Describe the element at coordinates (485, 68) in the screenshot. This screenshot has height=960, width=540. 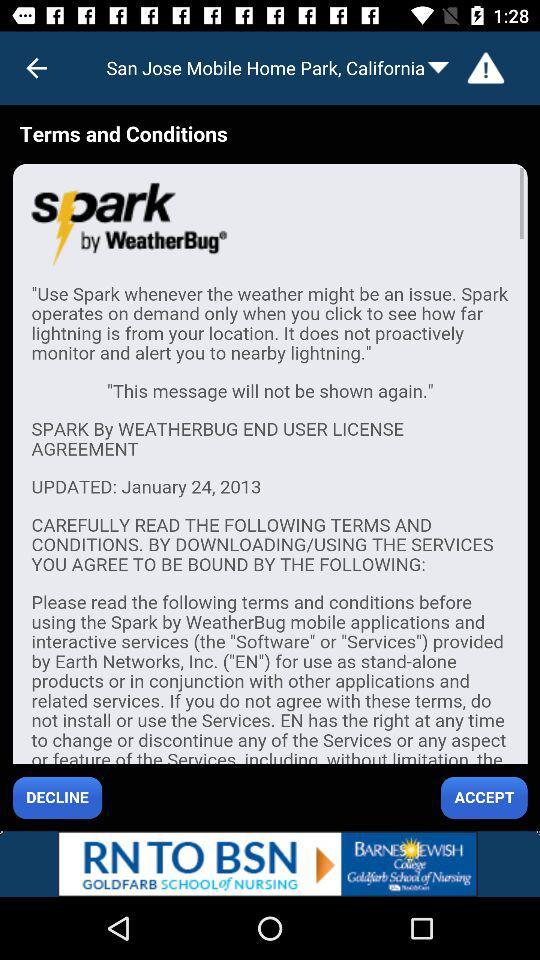
I see `warning` at that location.